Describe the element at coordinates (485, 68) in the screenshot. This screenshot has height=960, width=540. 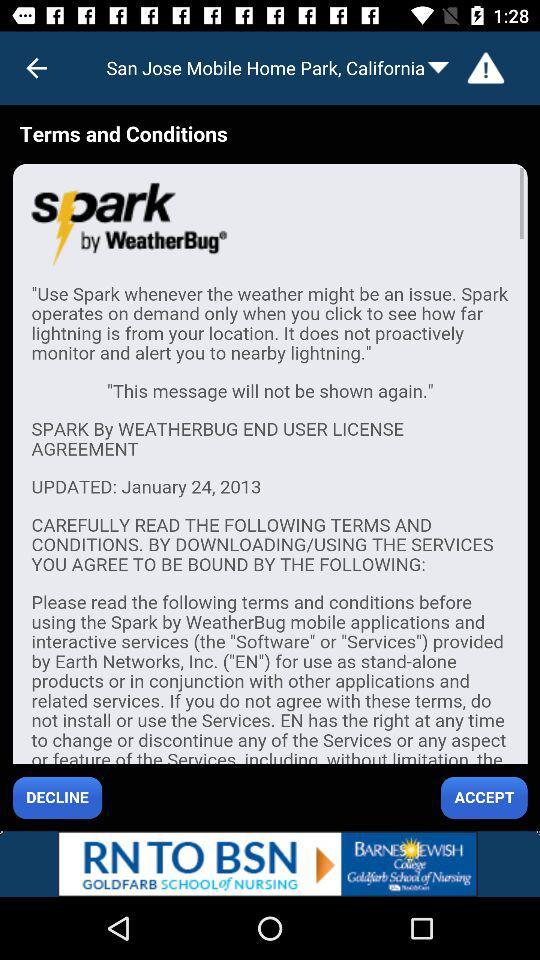
I see `warning` at that location.